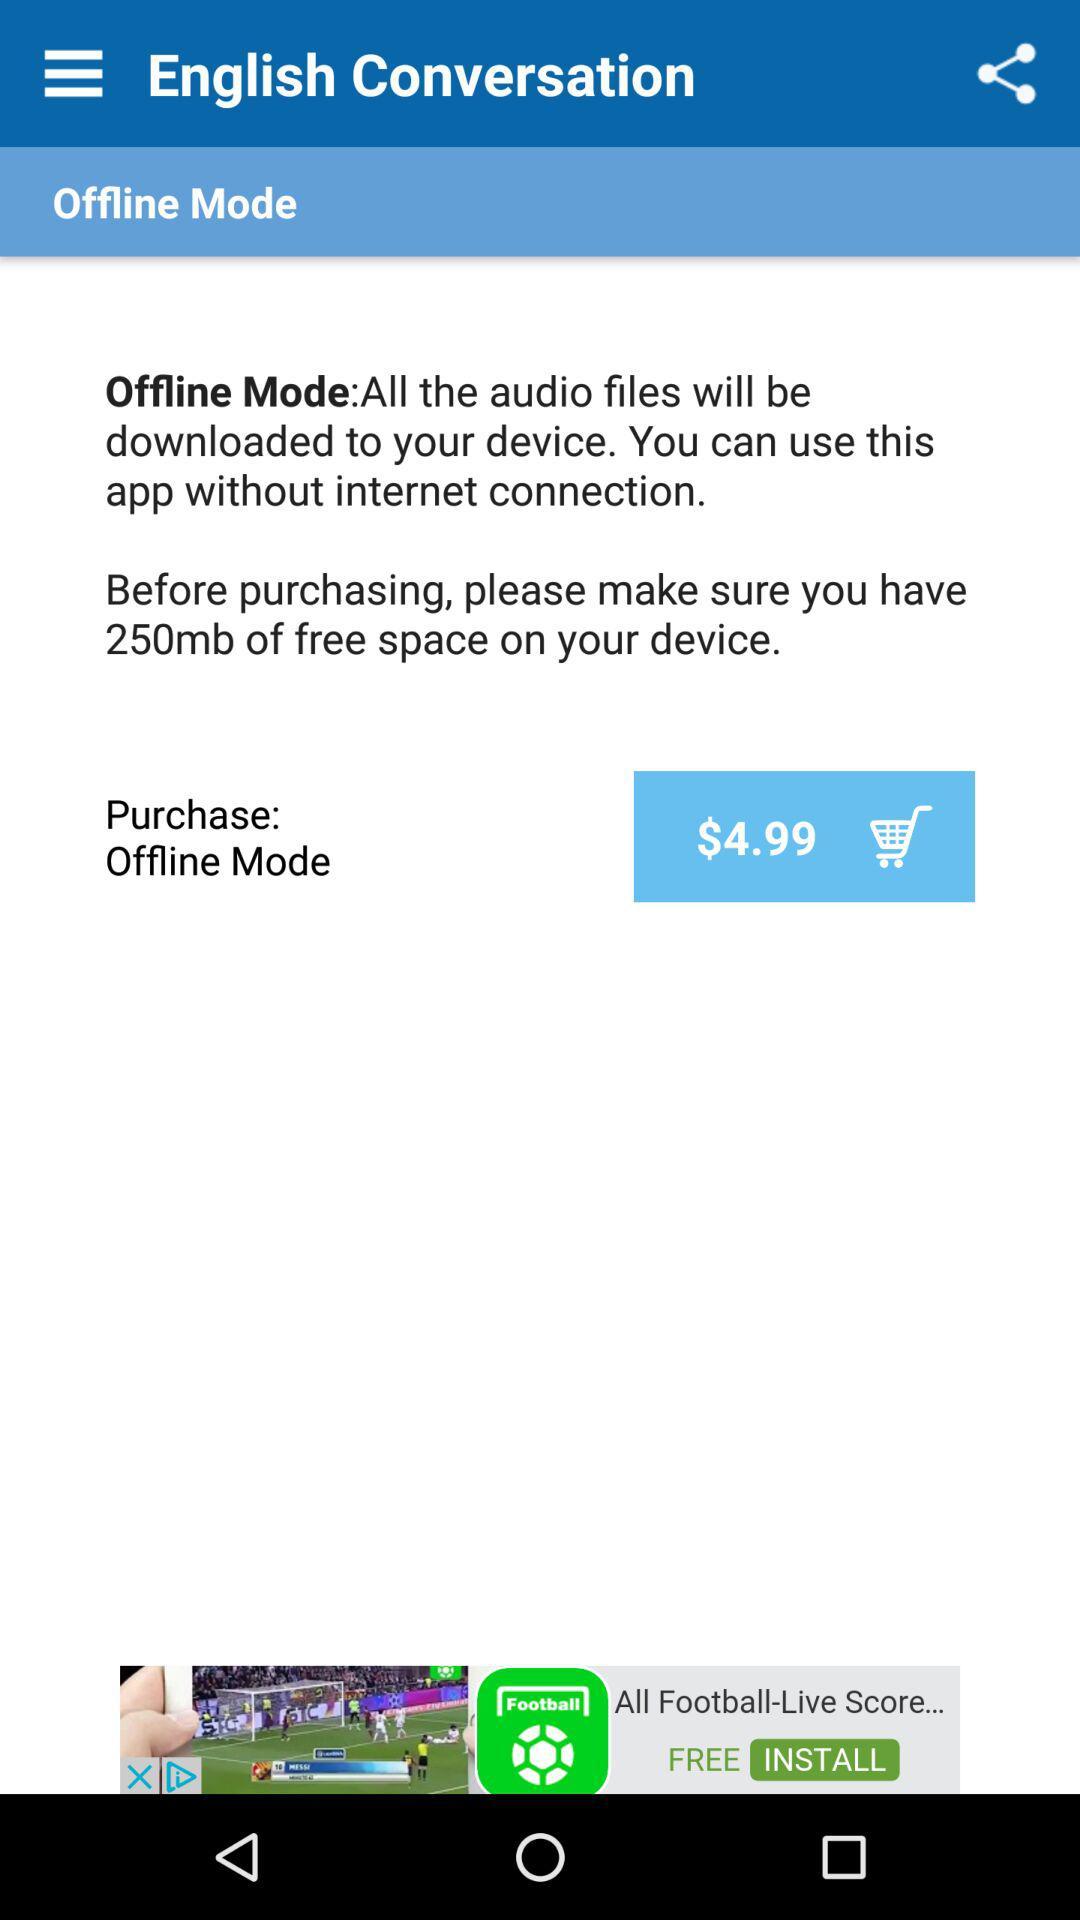 This screenshot has height=1920, width=1080. Describe the element at coordinates (540, 1727) in the screenshot. I see `open advertisement` at that location.